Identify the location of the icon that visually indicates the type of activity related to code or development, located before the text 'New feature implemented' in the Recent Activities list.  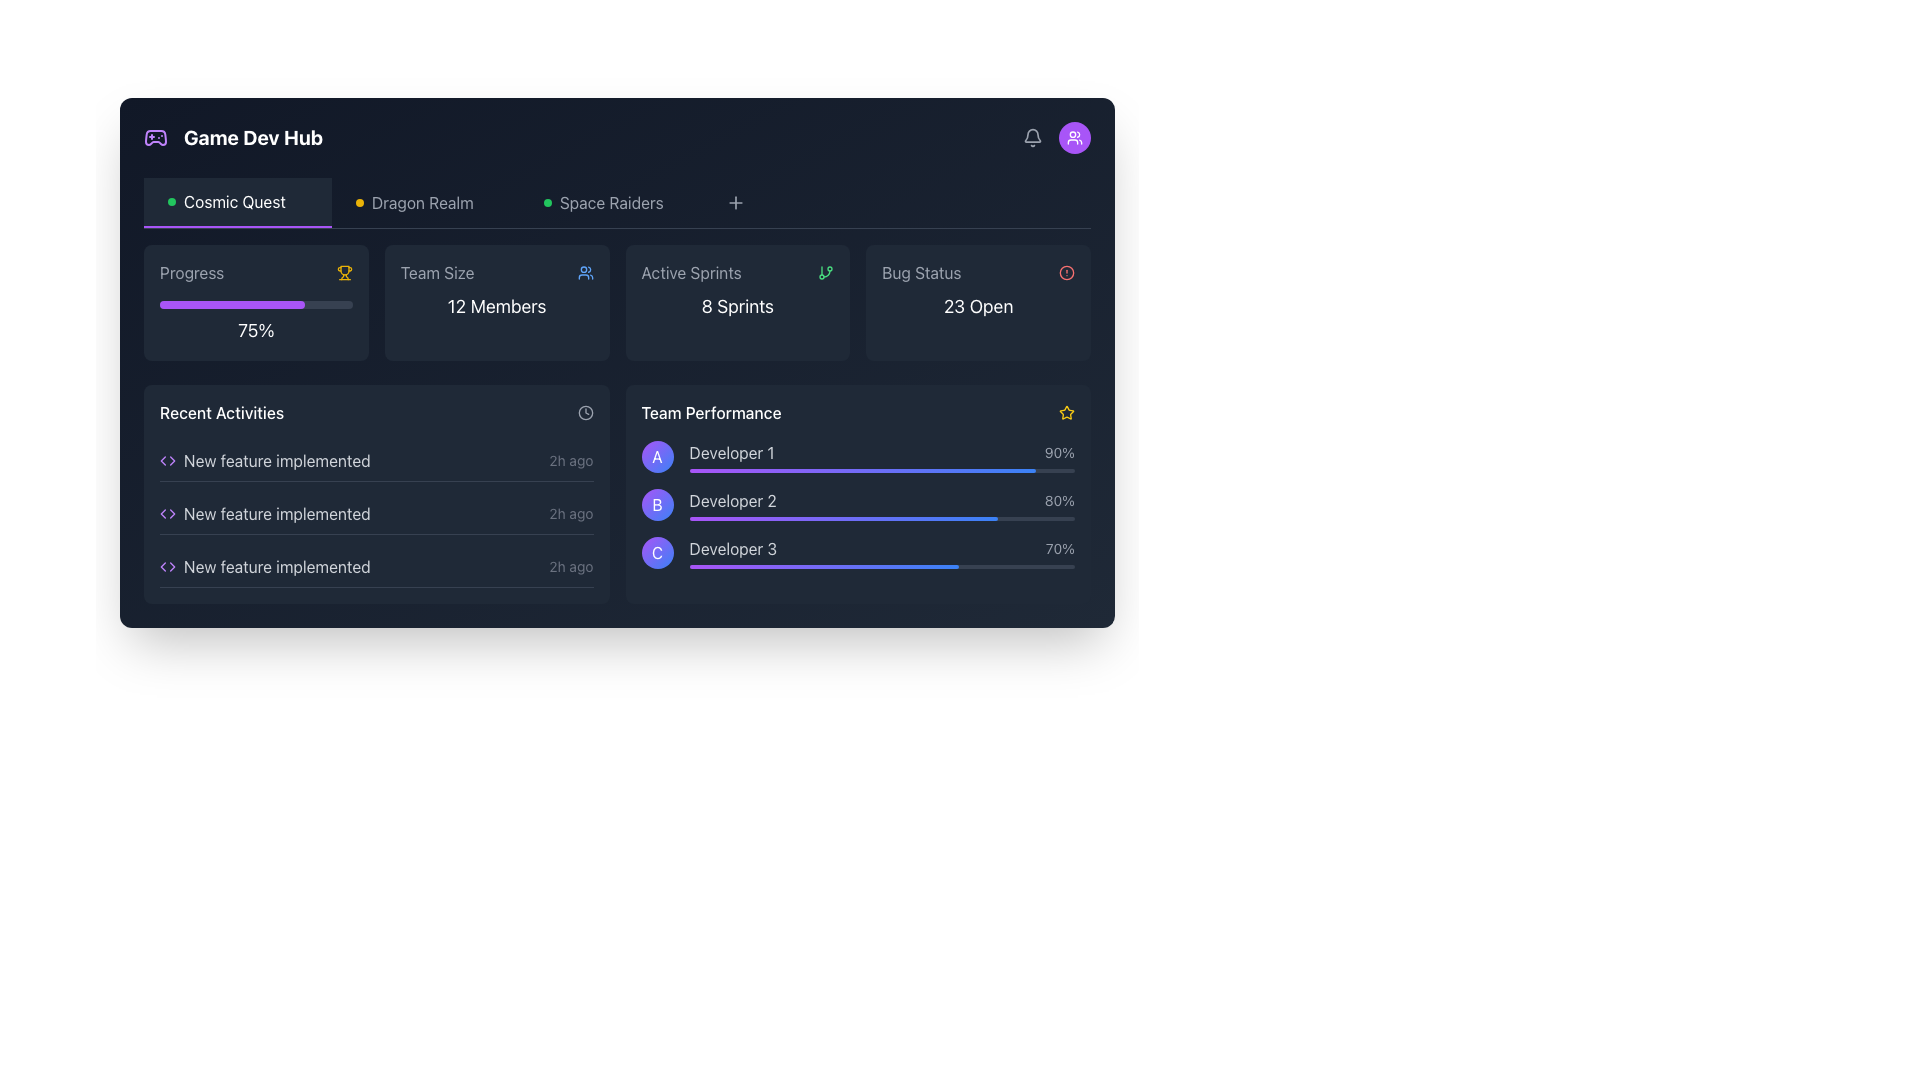
(168, 567).